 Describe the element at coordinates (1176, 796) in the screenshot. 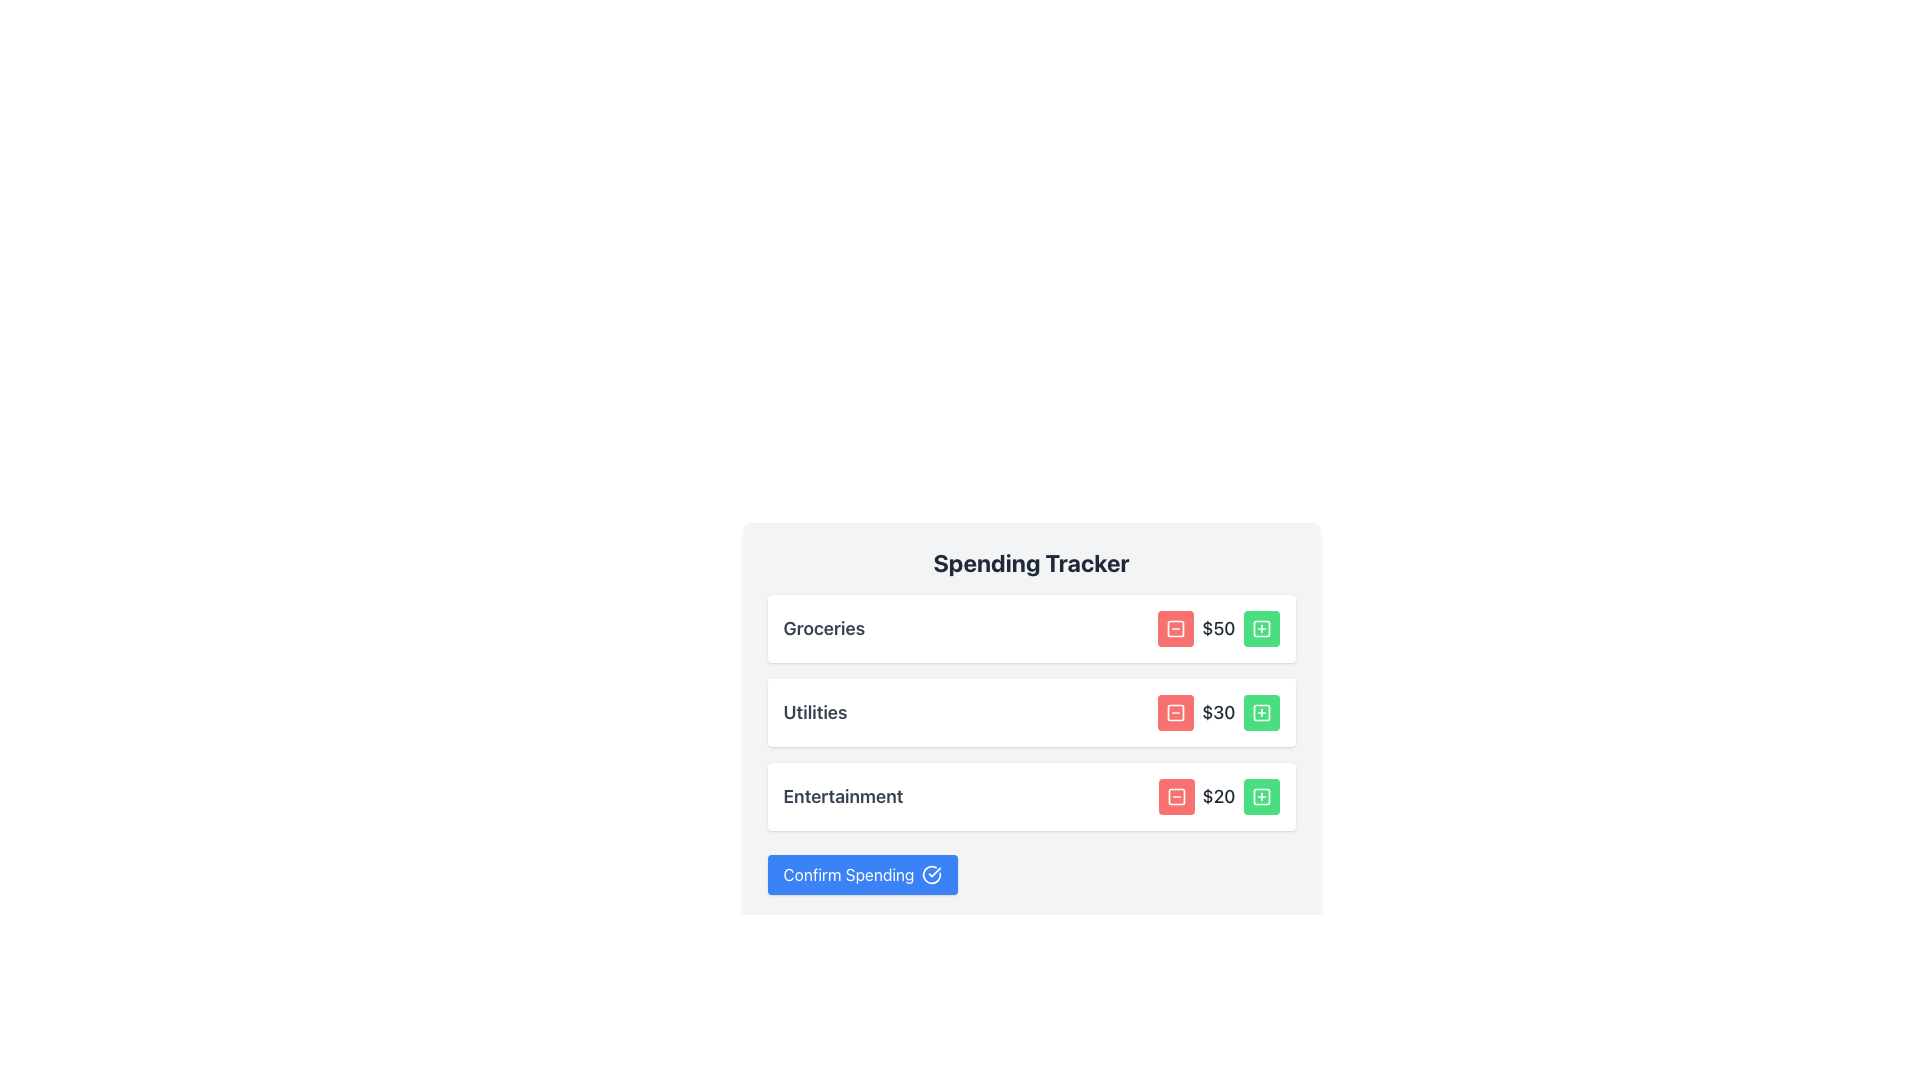

I see `the decrement button located to the immediate left of the '$20' text` at that location.